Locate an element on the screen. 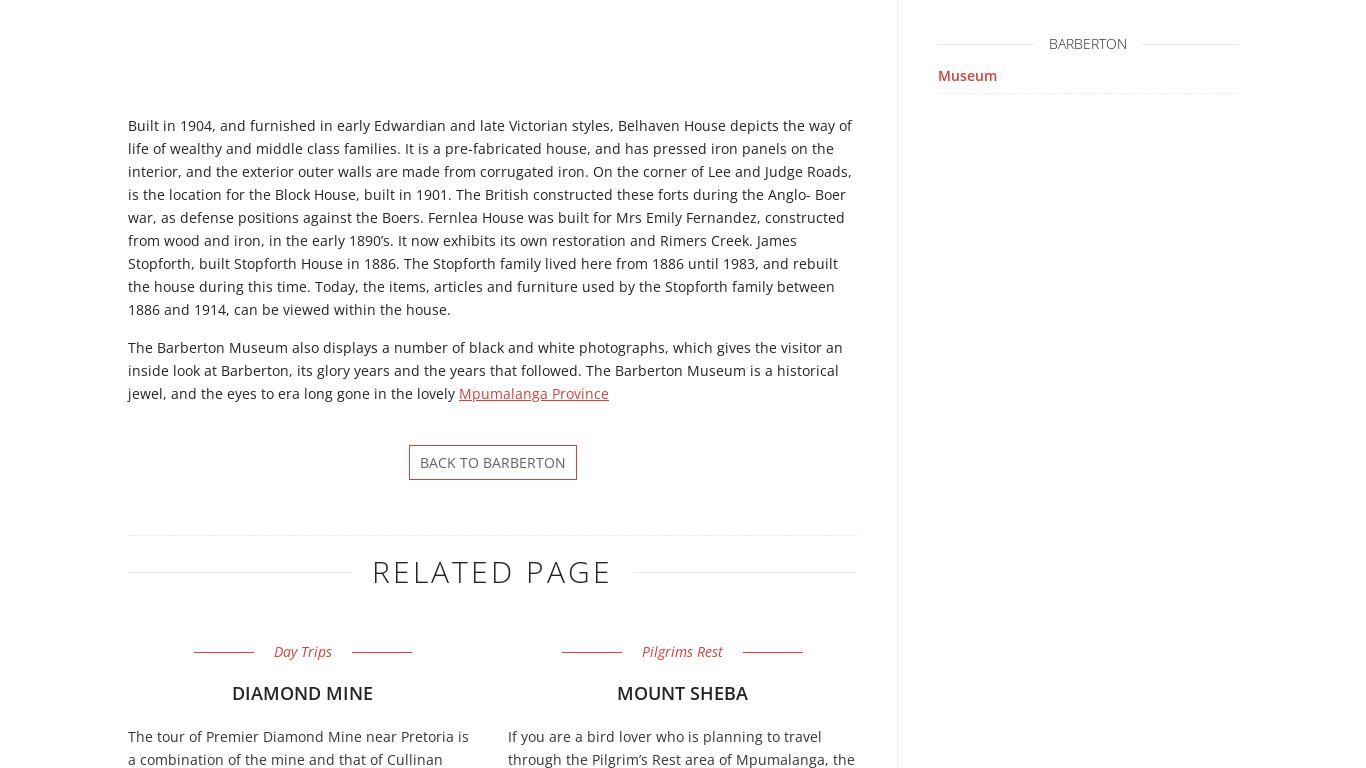 The width and height of the screenshot is (1366, 768). 'war, as defense positions against the Boers. Fernlea House was built' is located at coordinates (357, 216).